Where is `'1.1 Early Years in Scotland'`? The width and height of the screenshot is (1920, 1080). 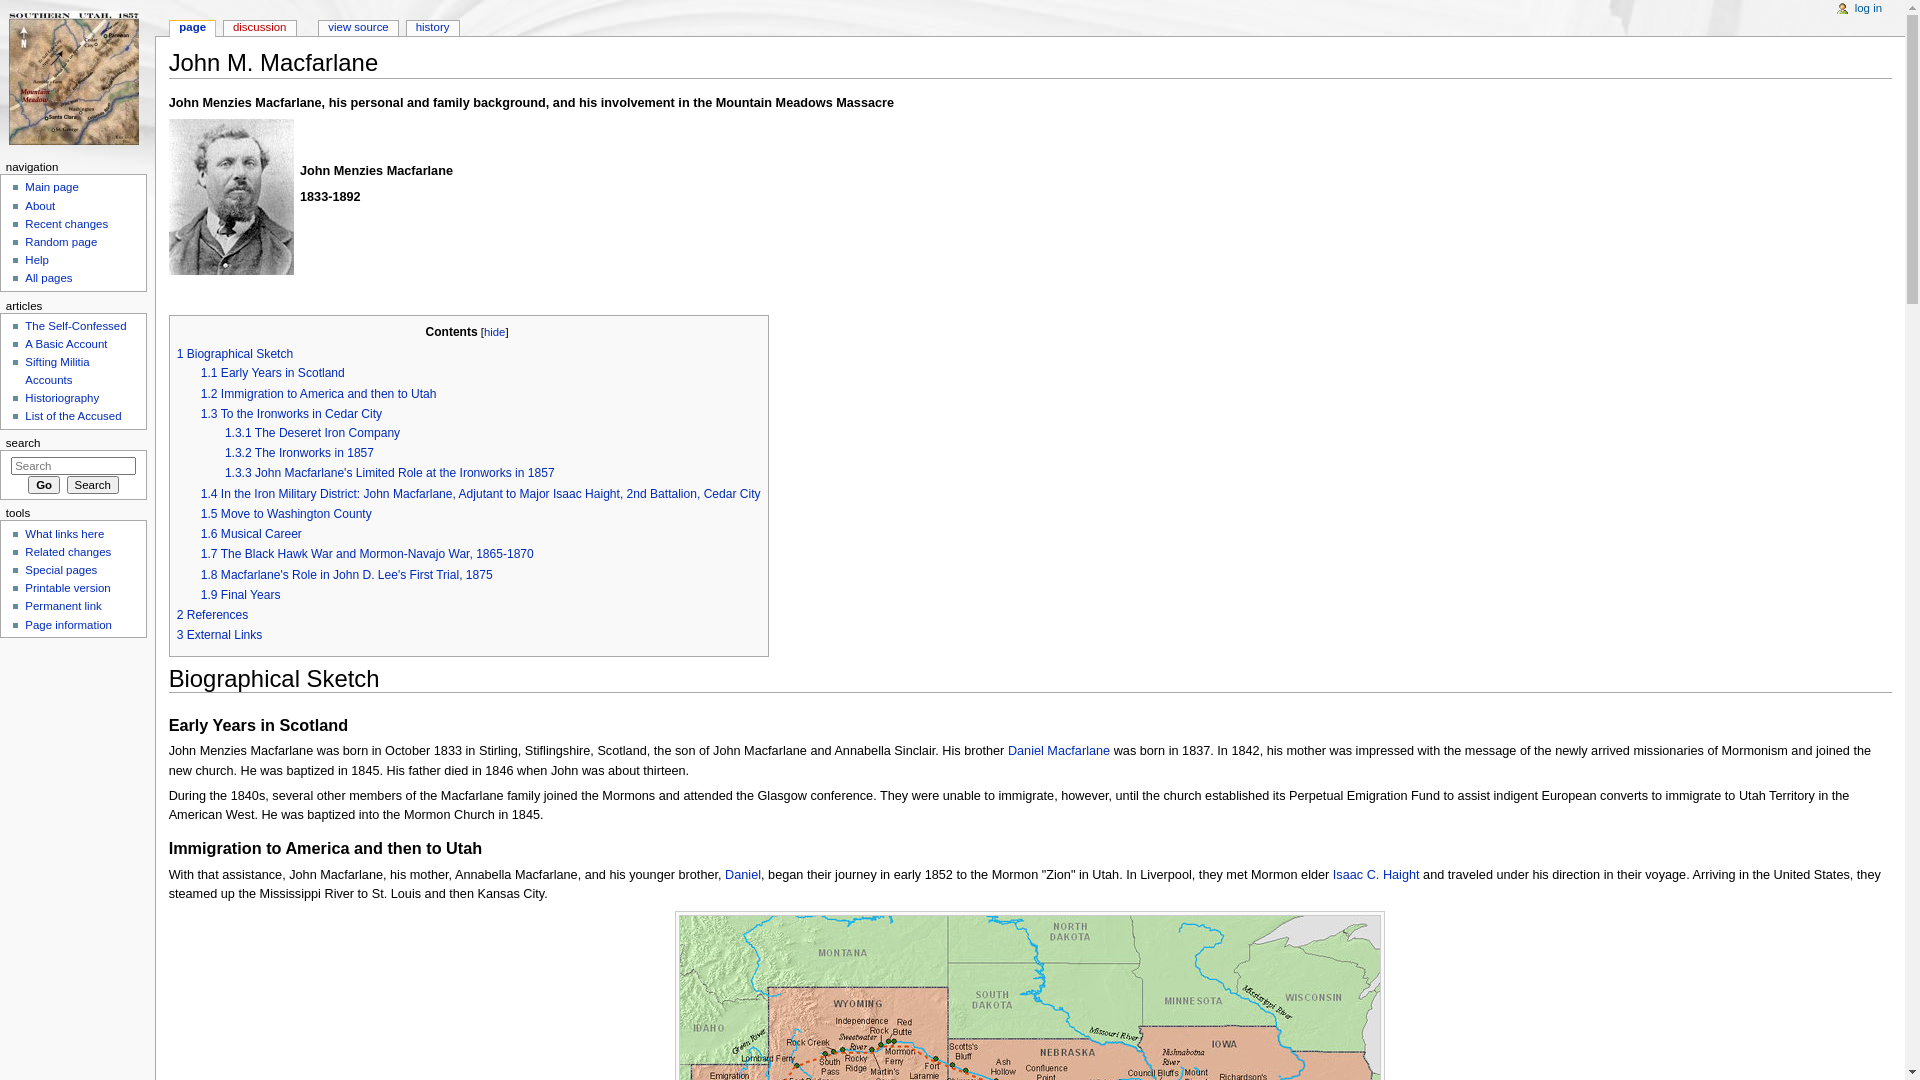 '1.1 Early Years in Scotland' is located at coordinates (272, 373).